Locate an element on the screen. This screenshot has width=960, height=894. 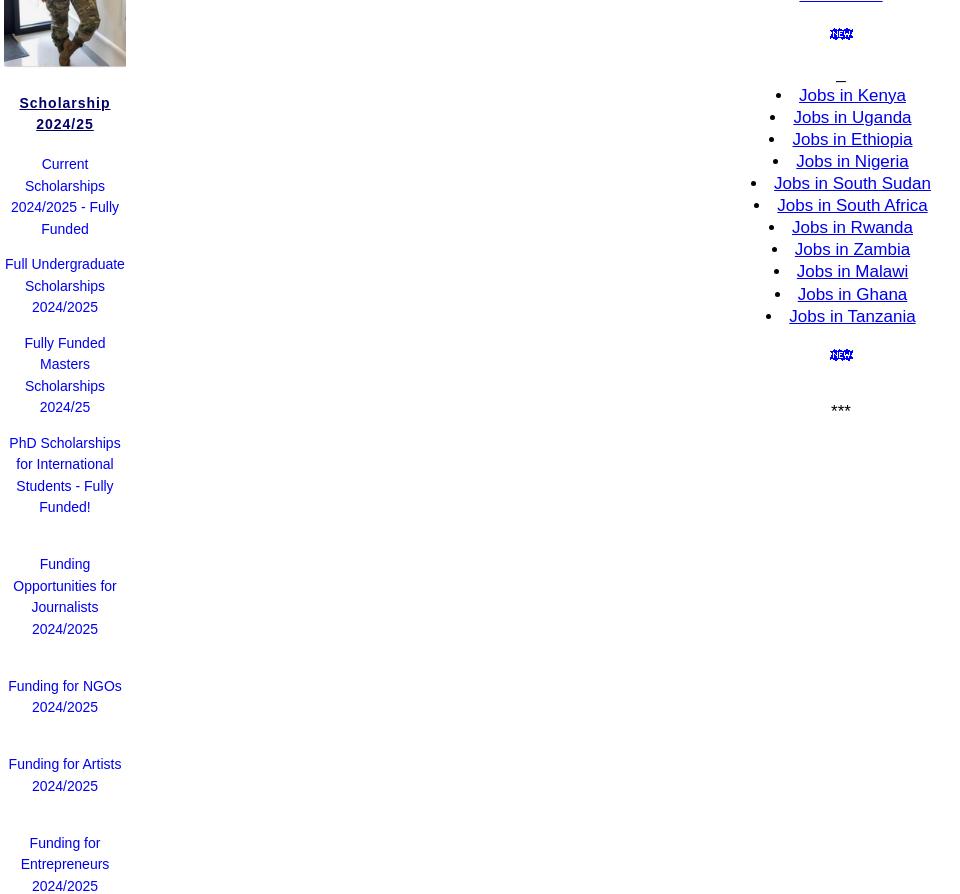
'Funding for Entrepreneurs 2024/2025' is located at coordinates (64, 862).